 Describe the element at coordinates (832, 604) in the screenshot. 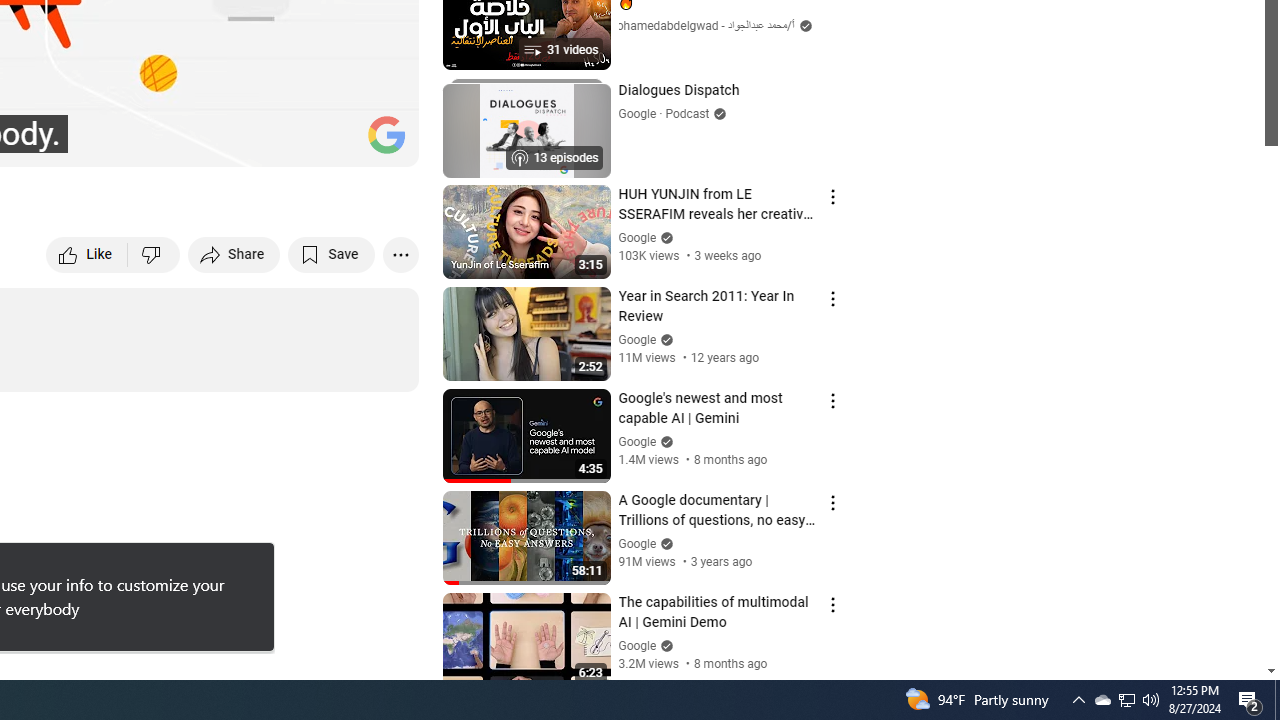

I see `'Action menu'` at that location.